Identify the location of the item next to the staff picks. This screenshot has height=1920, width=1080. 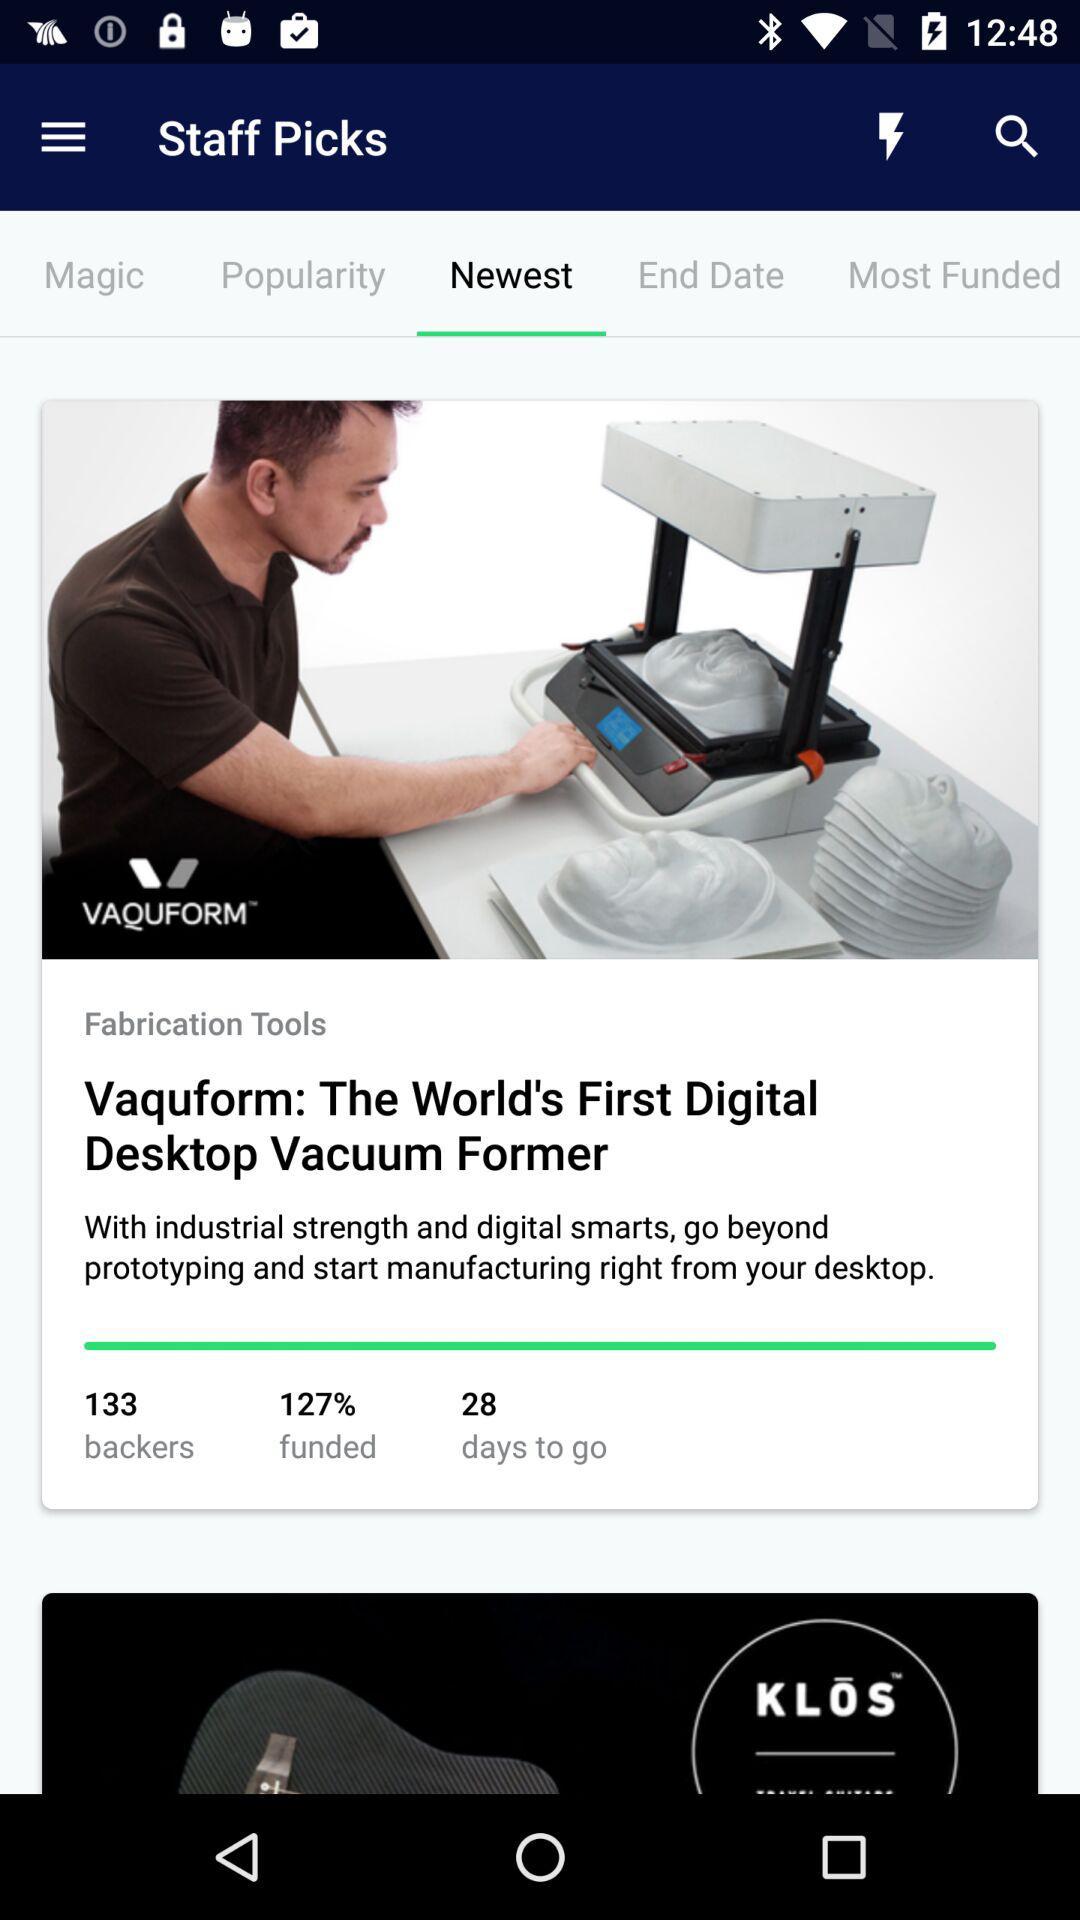
(890, 136).